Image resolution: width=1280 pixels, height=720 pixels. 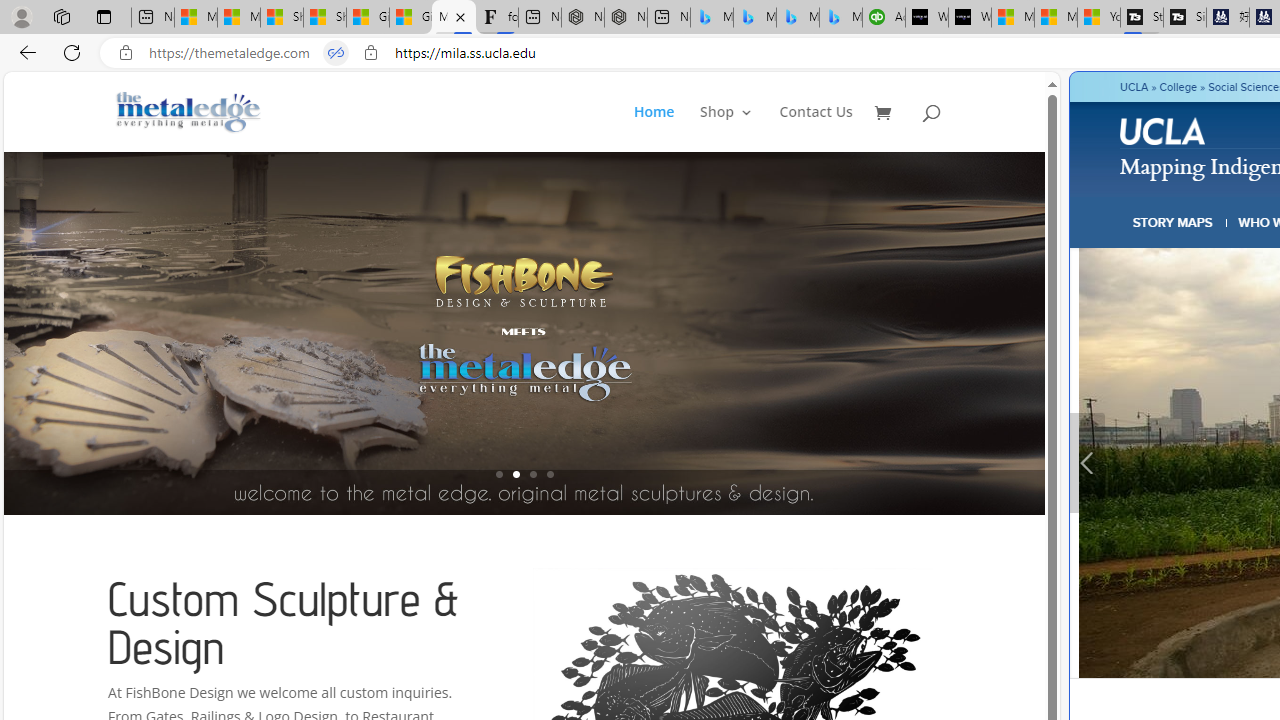 What do you see at coordinates (533, 474) in the screenshot?
I see `'3'` at bounding box center [533, 474].